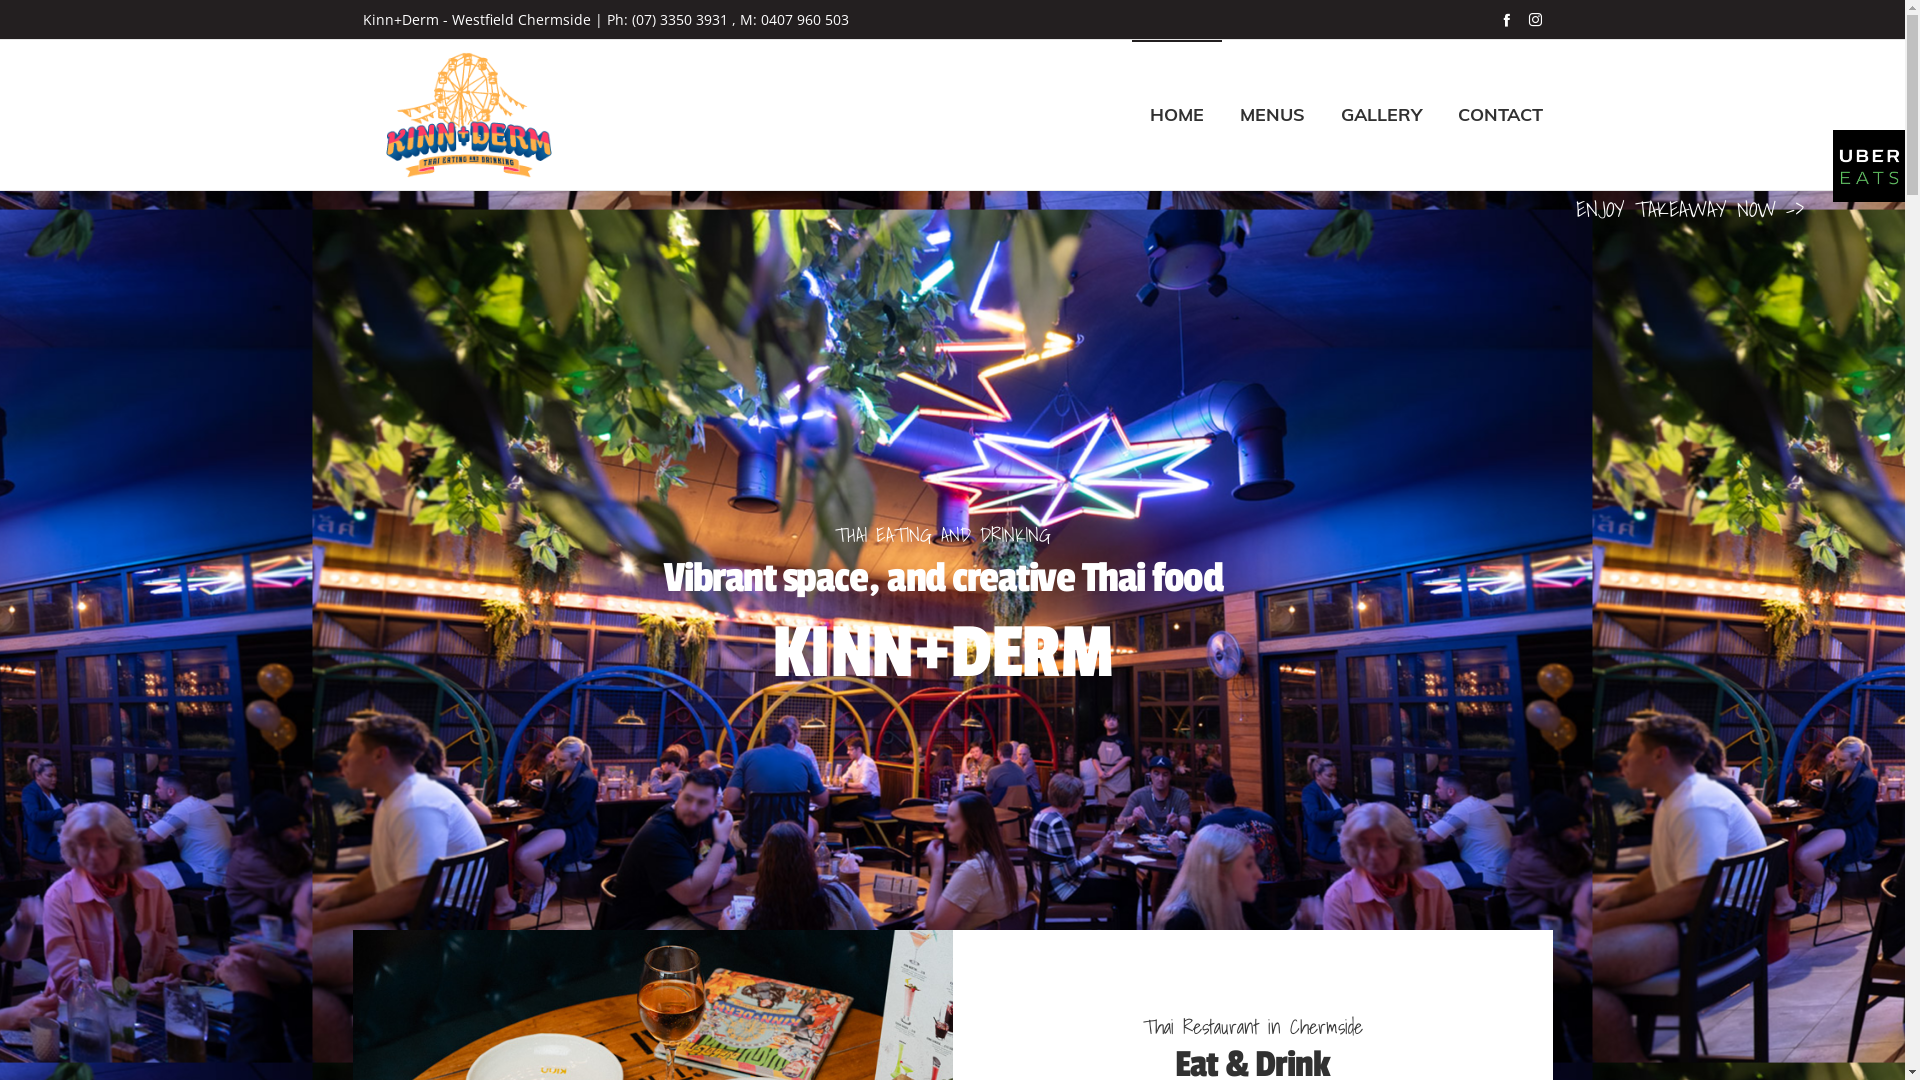  Describe the element at coordinates (1500, 115) in the screenshot. I see `'CONTACT'` at that location.